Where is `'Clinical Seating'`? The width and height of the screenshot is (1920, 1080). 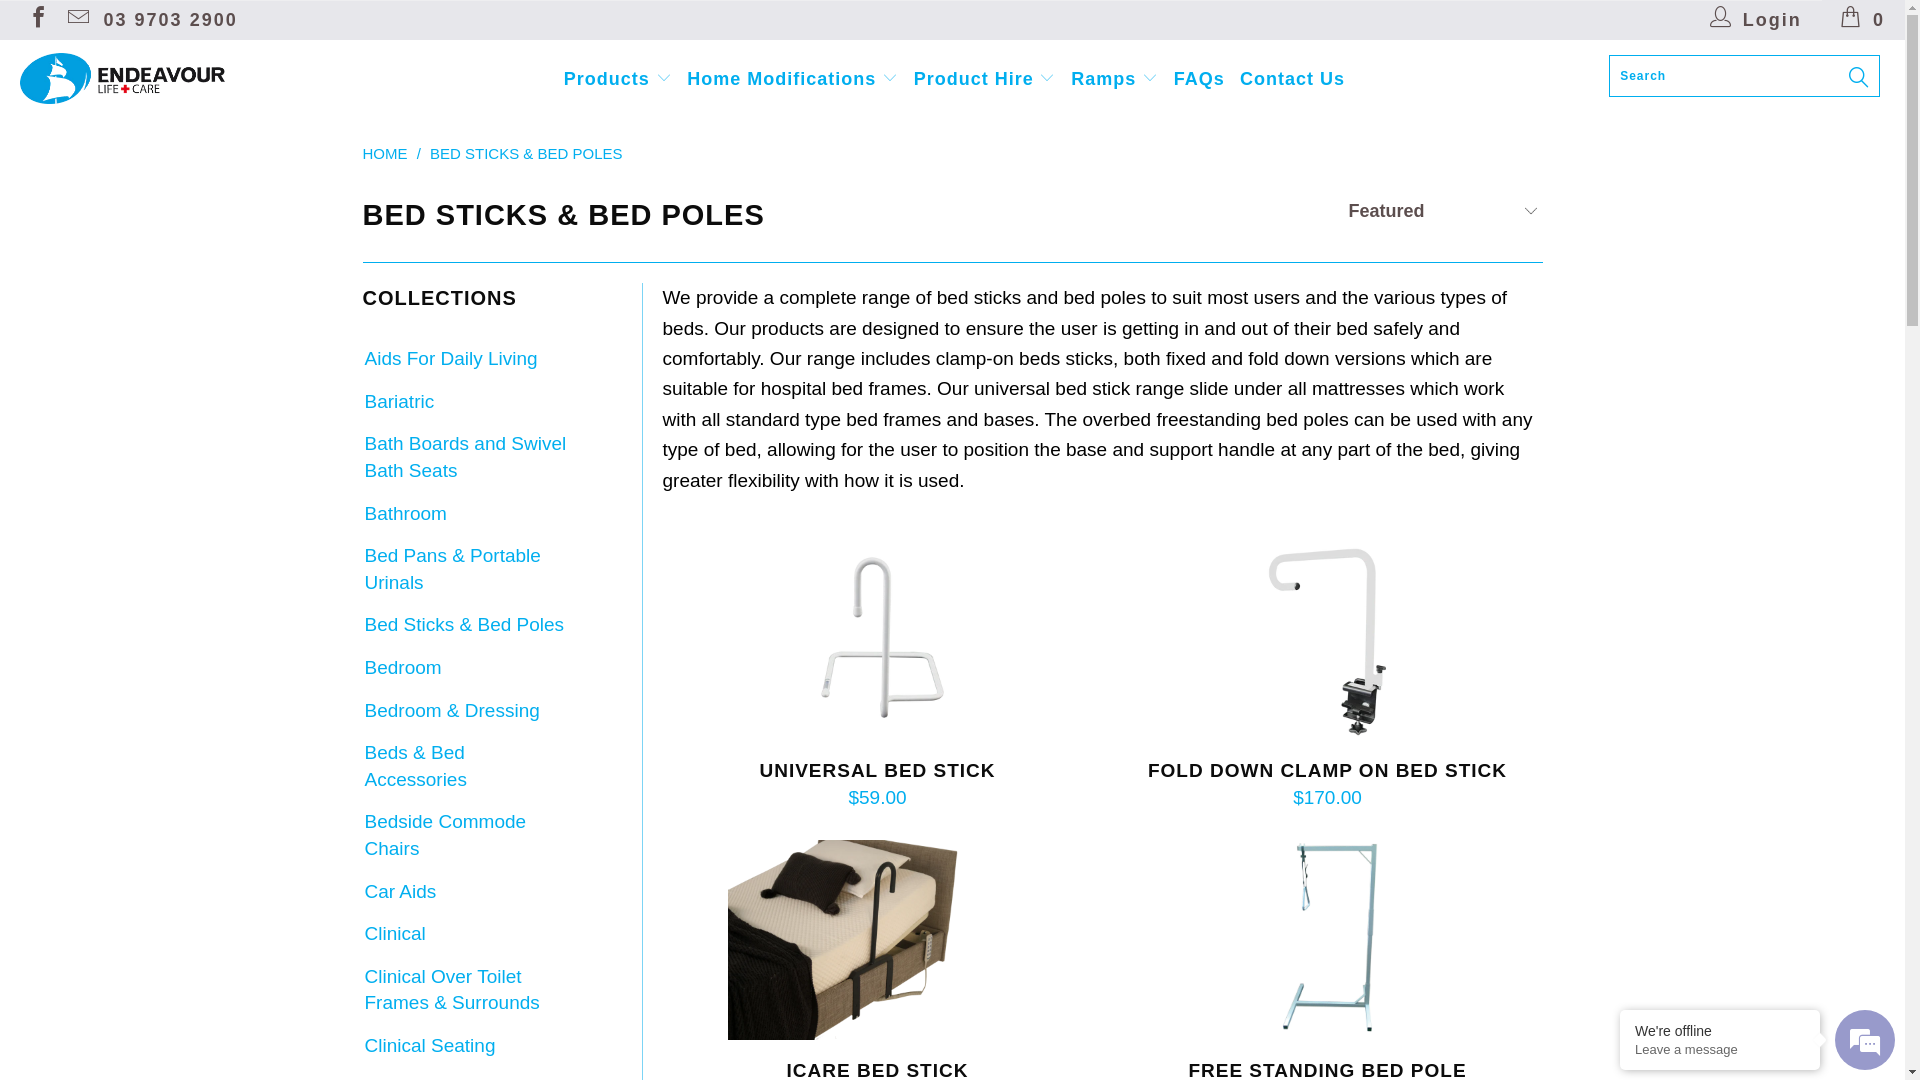
'Clinical Seating' is located at coordinates (361, 1045).